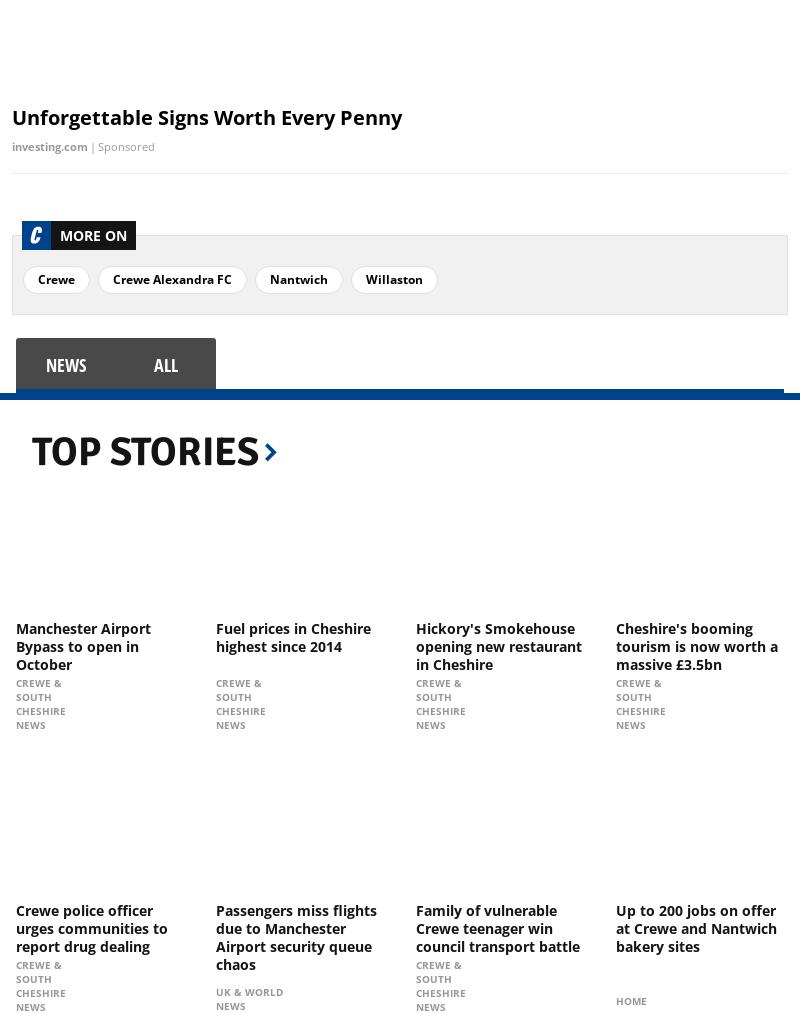 This screenshot has height=1035, width=800. What do you see at coordinates (498, 926) in the screenshot?
I see `'Family of vulnerable Crewe teenager win council transport battle'` at bounding box center [498, 926].